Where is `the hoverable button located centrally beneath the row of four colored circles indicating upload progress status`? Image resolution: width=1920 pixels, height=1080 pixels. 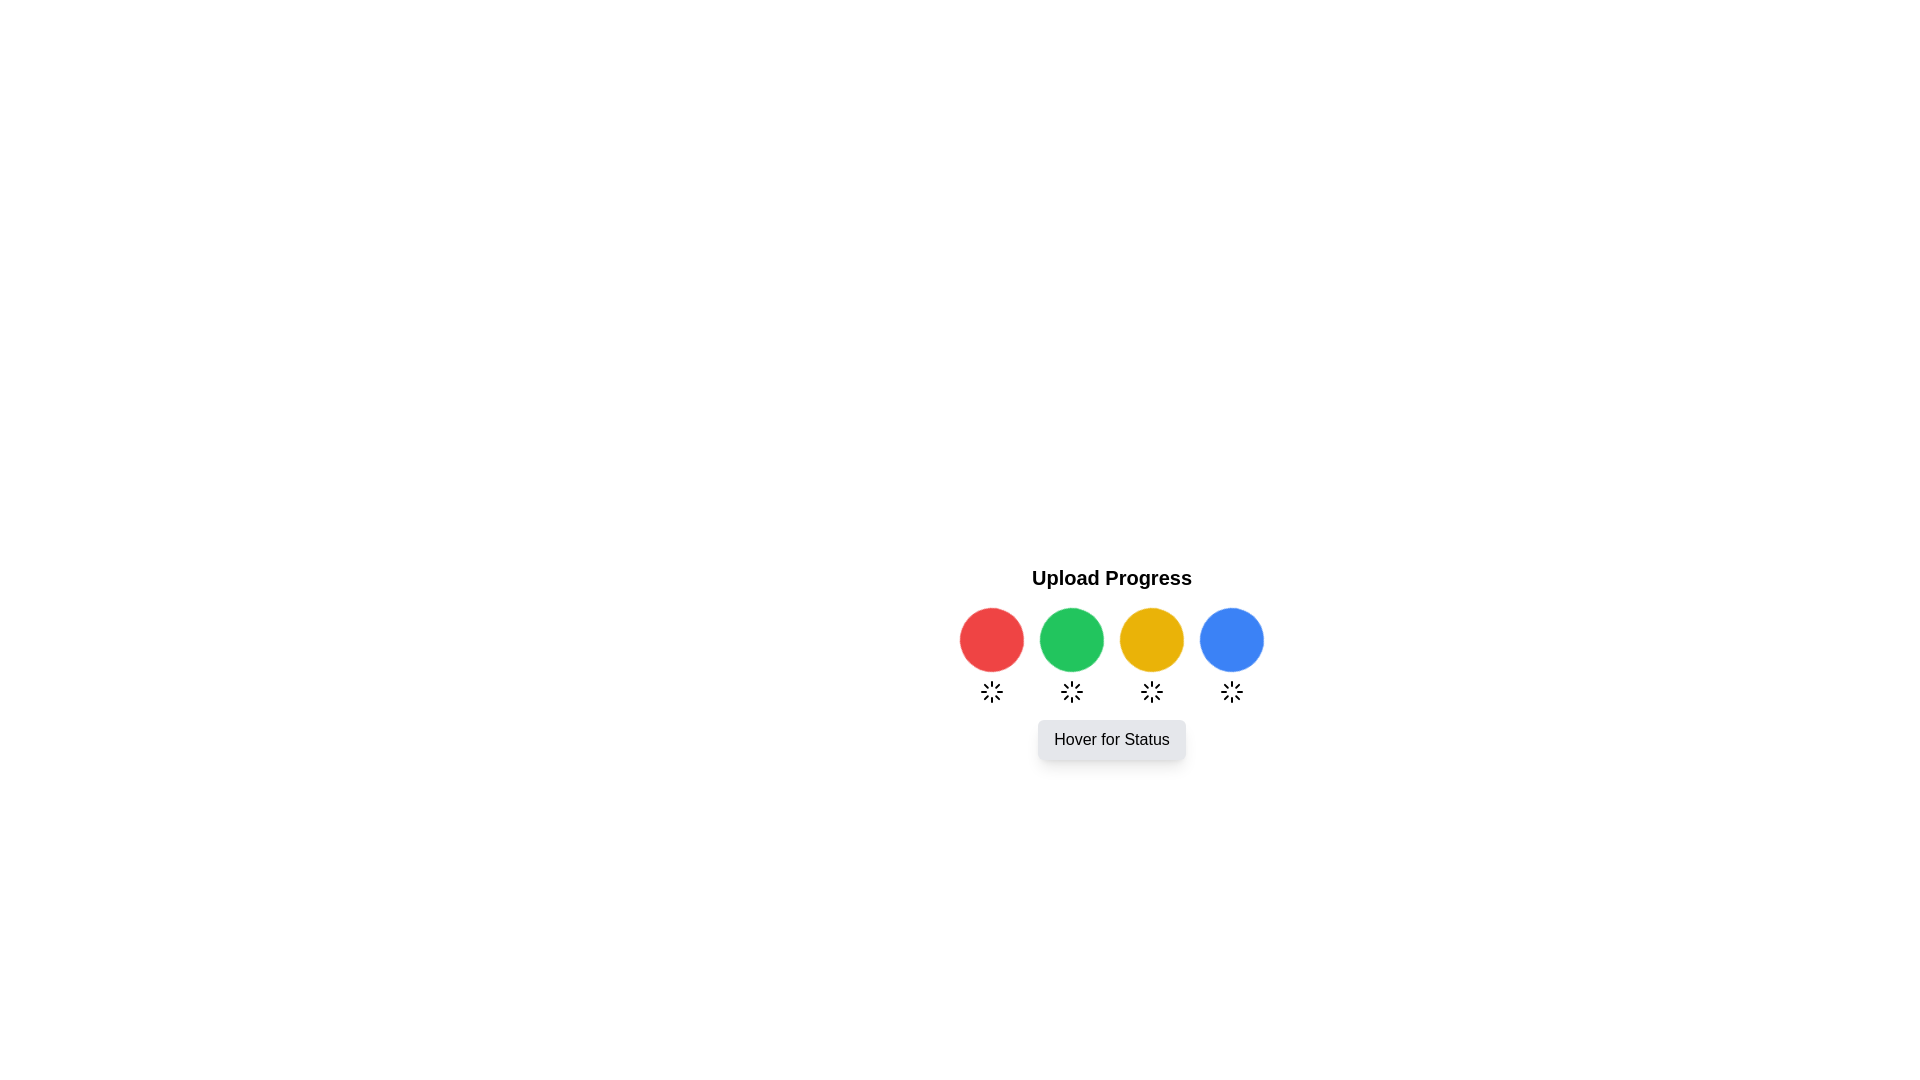 the hoverable button located centrally beneath the row of four colored circles indicating upload progress status is located at coordinates (1111, 740).